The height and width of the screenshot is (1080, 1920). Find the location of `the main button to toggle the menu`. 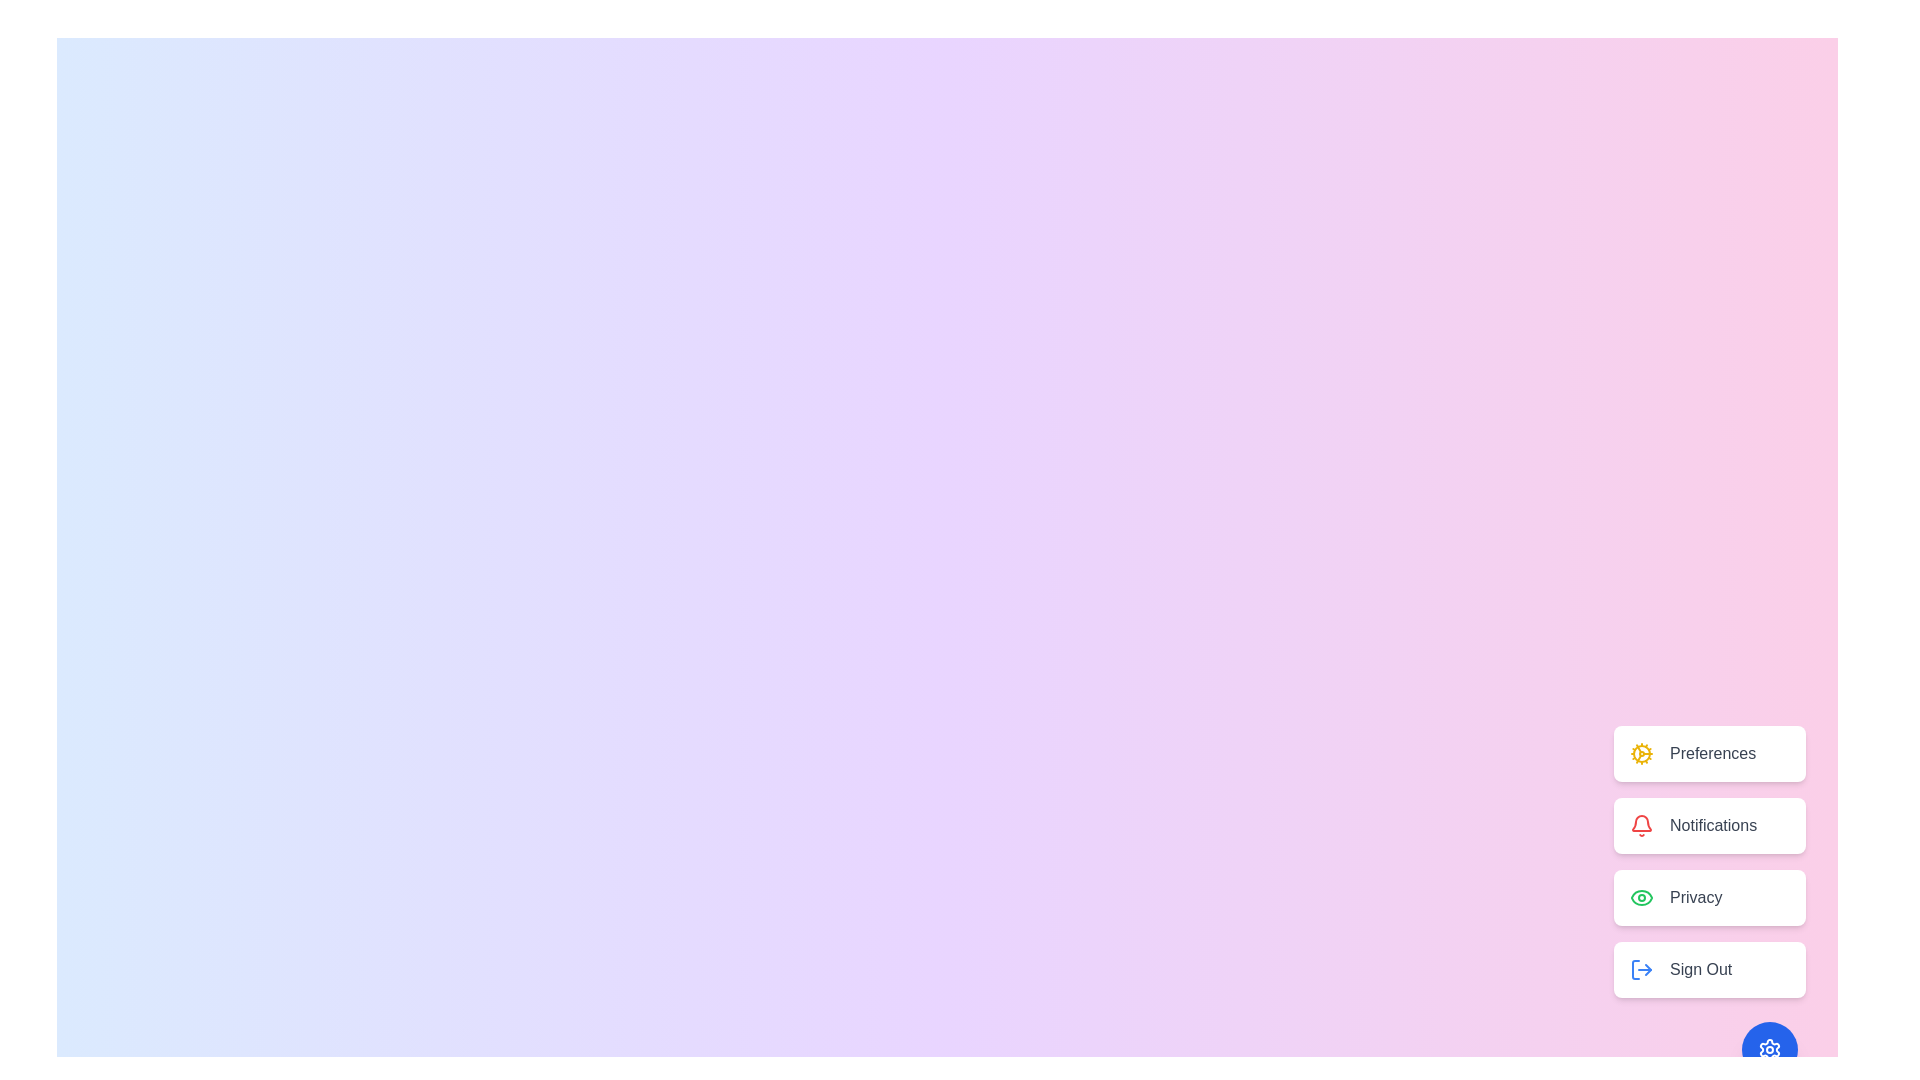

the main button to toggle the menu is located at coordinates (1770, 1048).